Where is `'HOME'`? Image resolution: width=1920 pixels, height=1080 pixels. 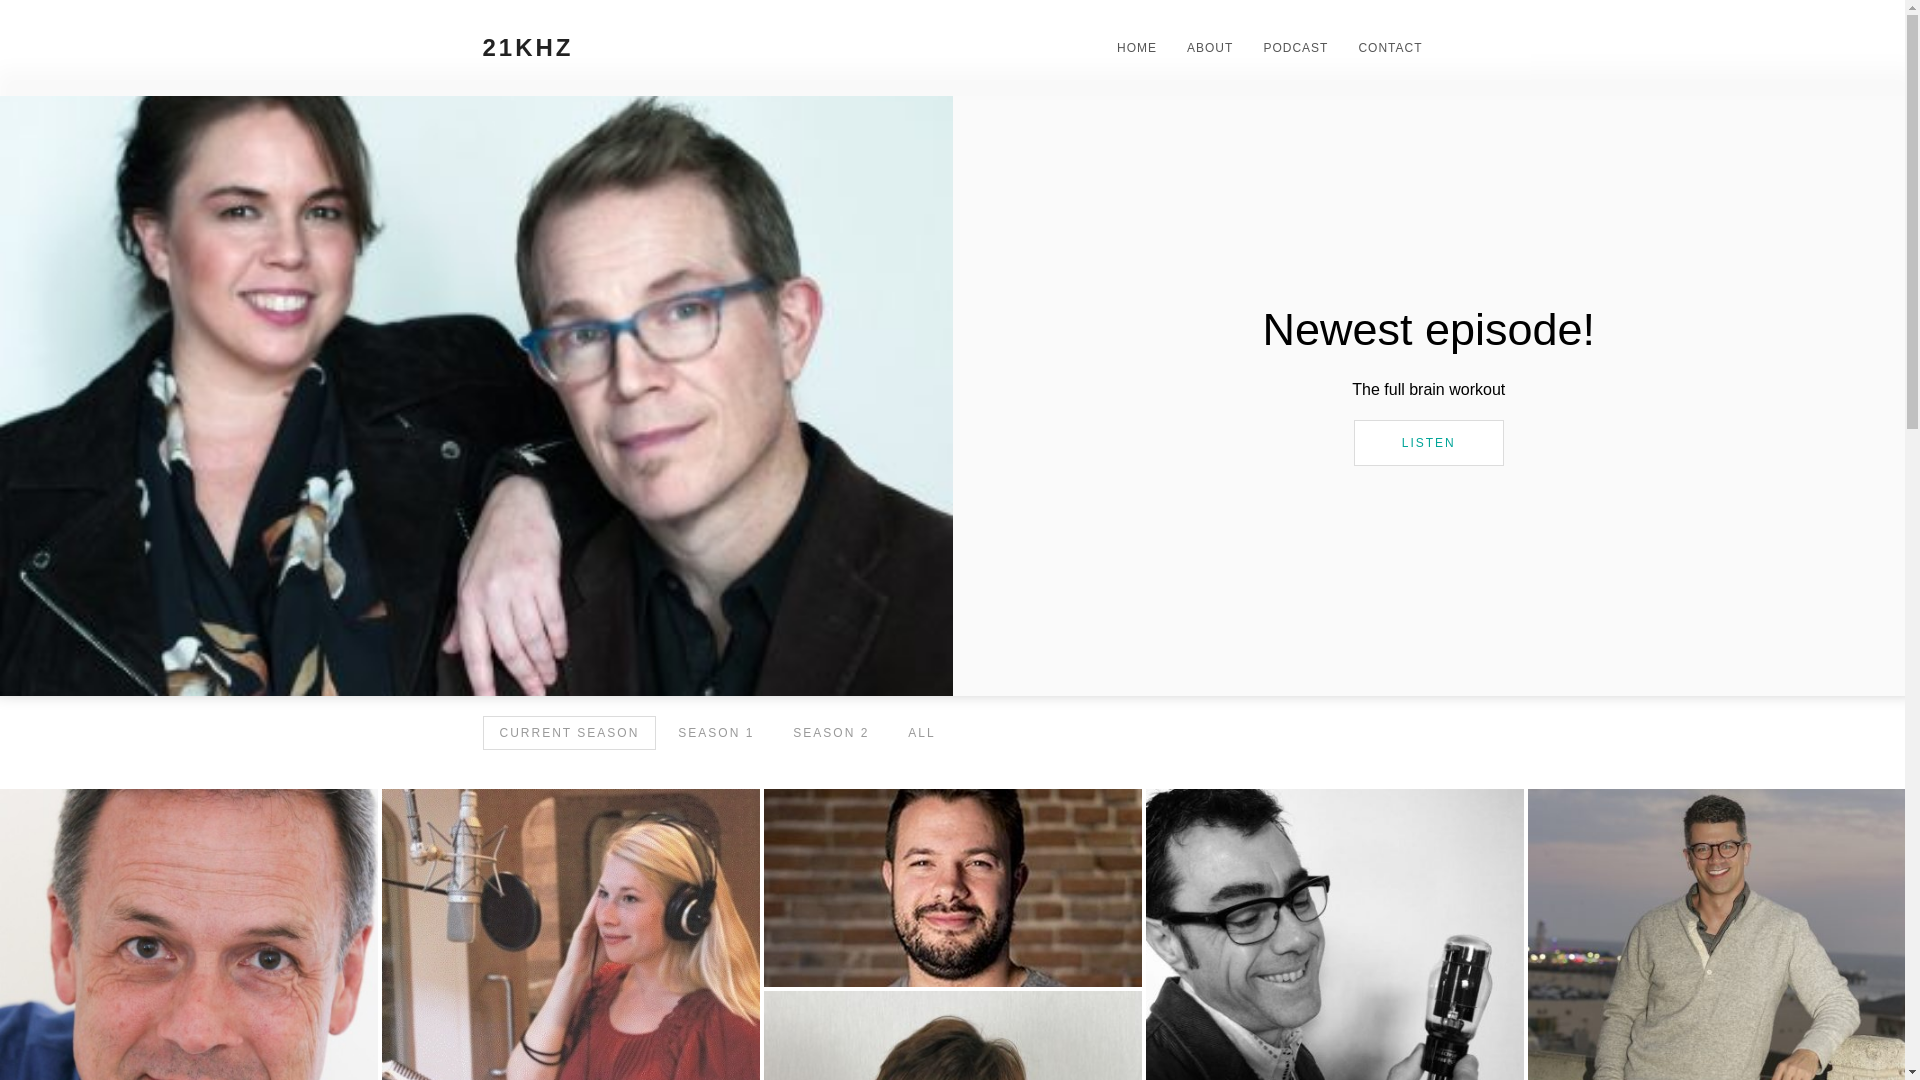
'HOME' is located at coordinates (1129, 46).